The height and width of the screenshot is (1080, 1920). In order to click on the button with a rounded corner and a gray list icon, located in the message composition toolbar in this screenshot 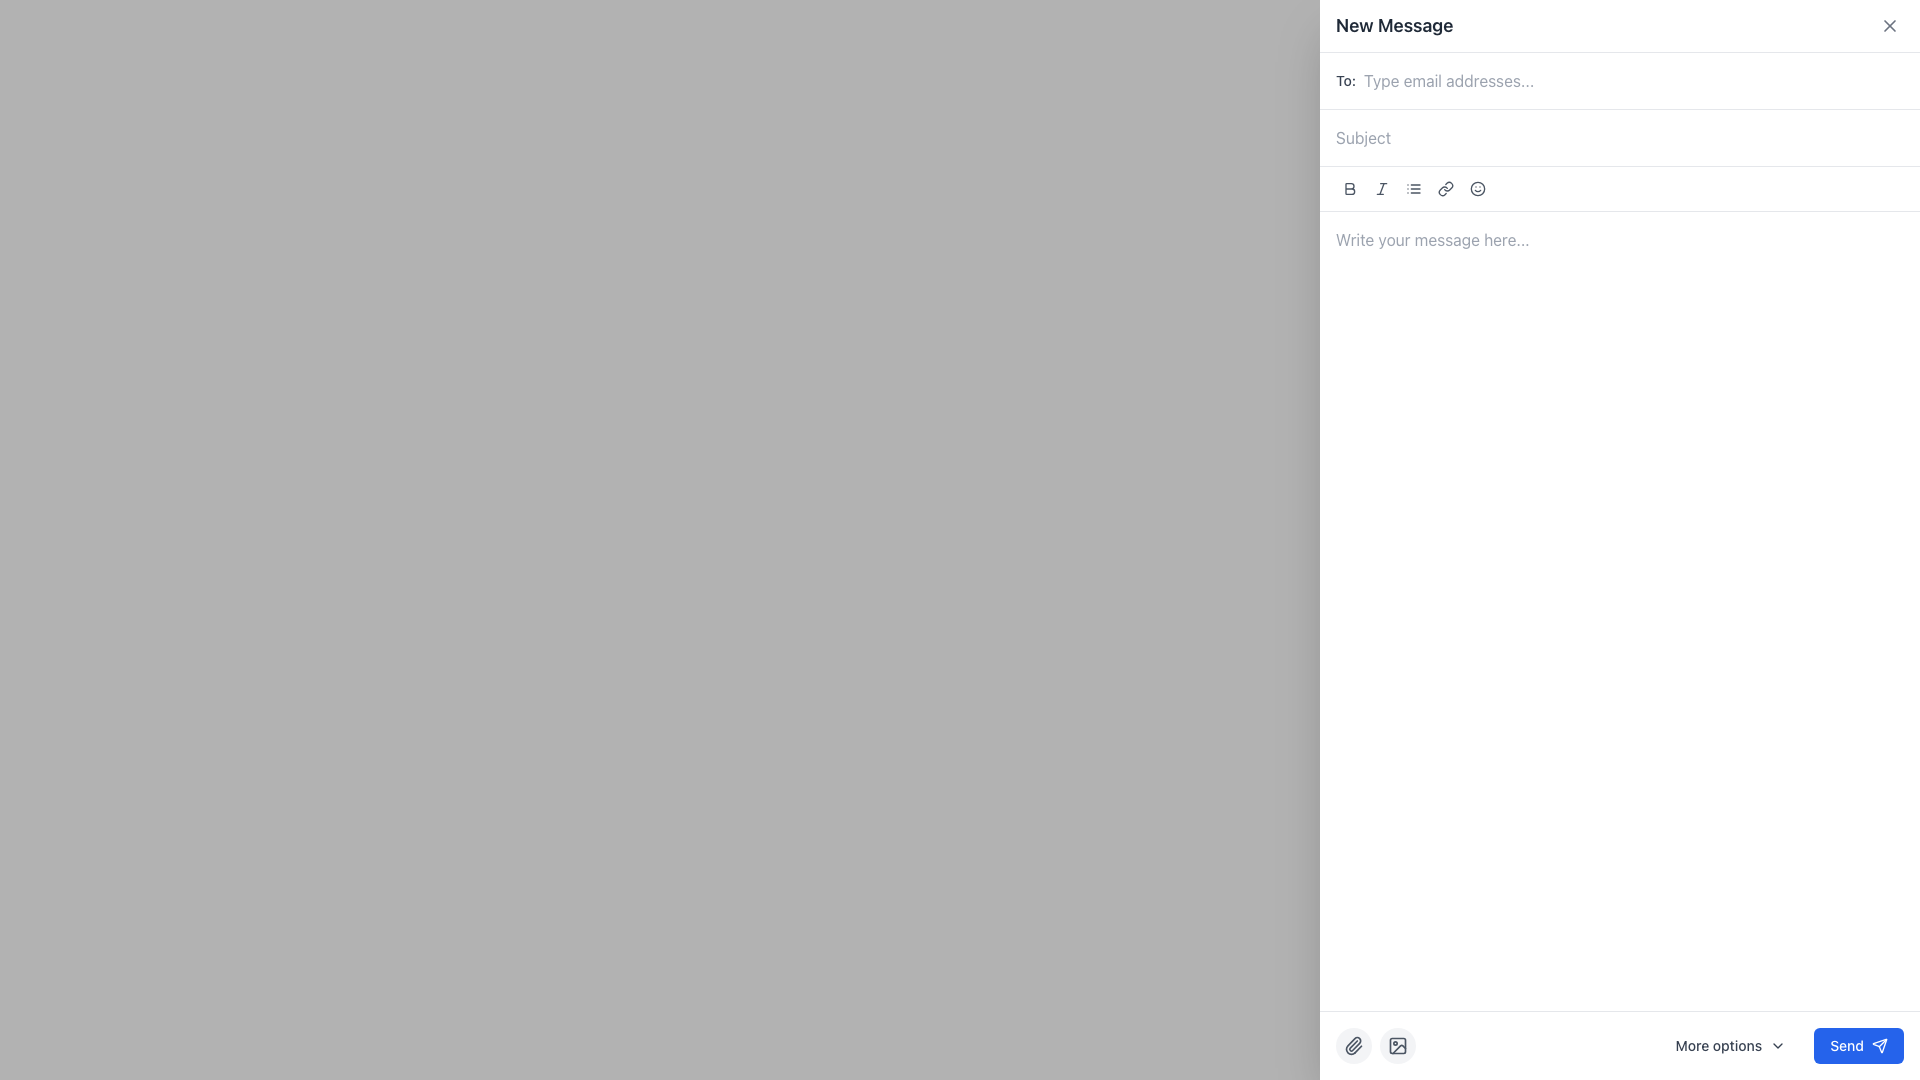, I will do `click(1413, 189)`.